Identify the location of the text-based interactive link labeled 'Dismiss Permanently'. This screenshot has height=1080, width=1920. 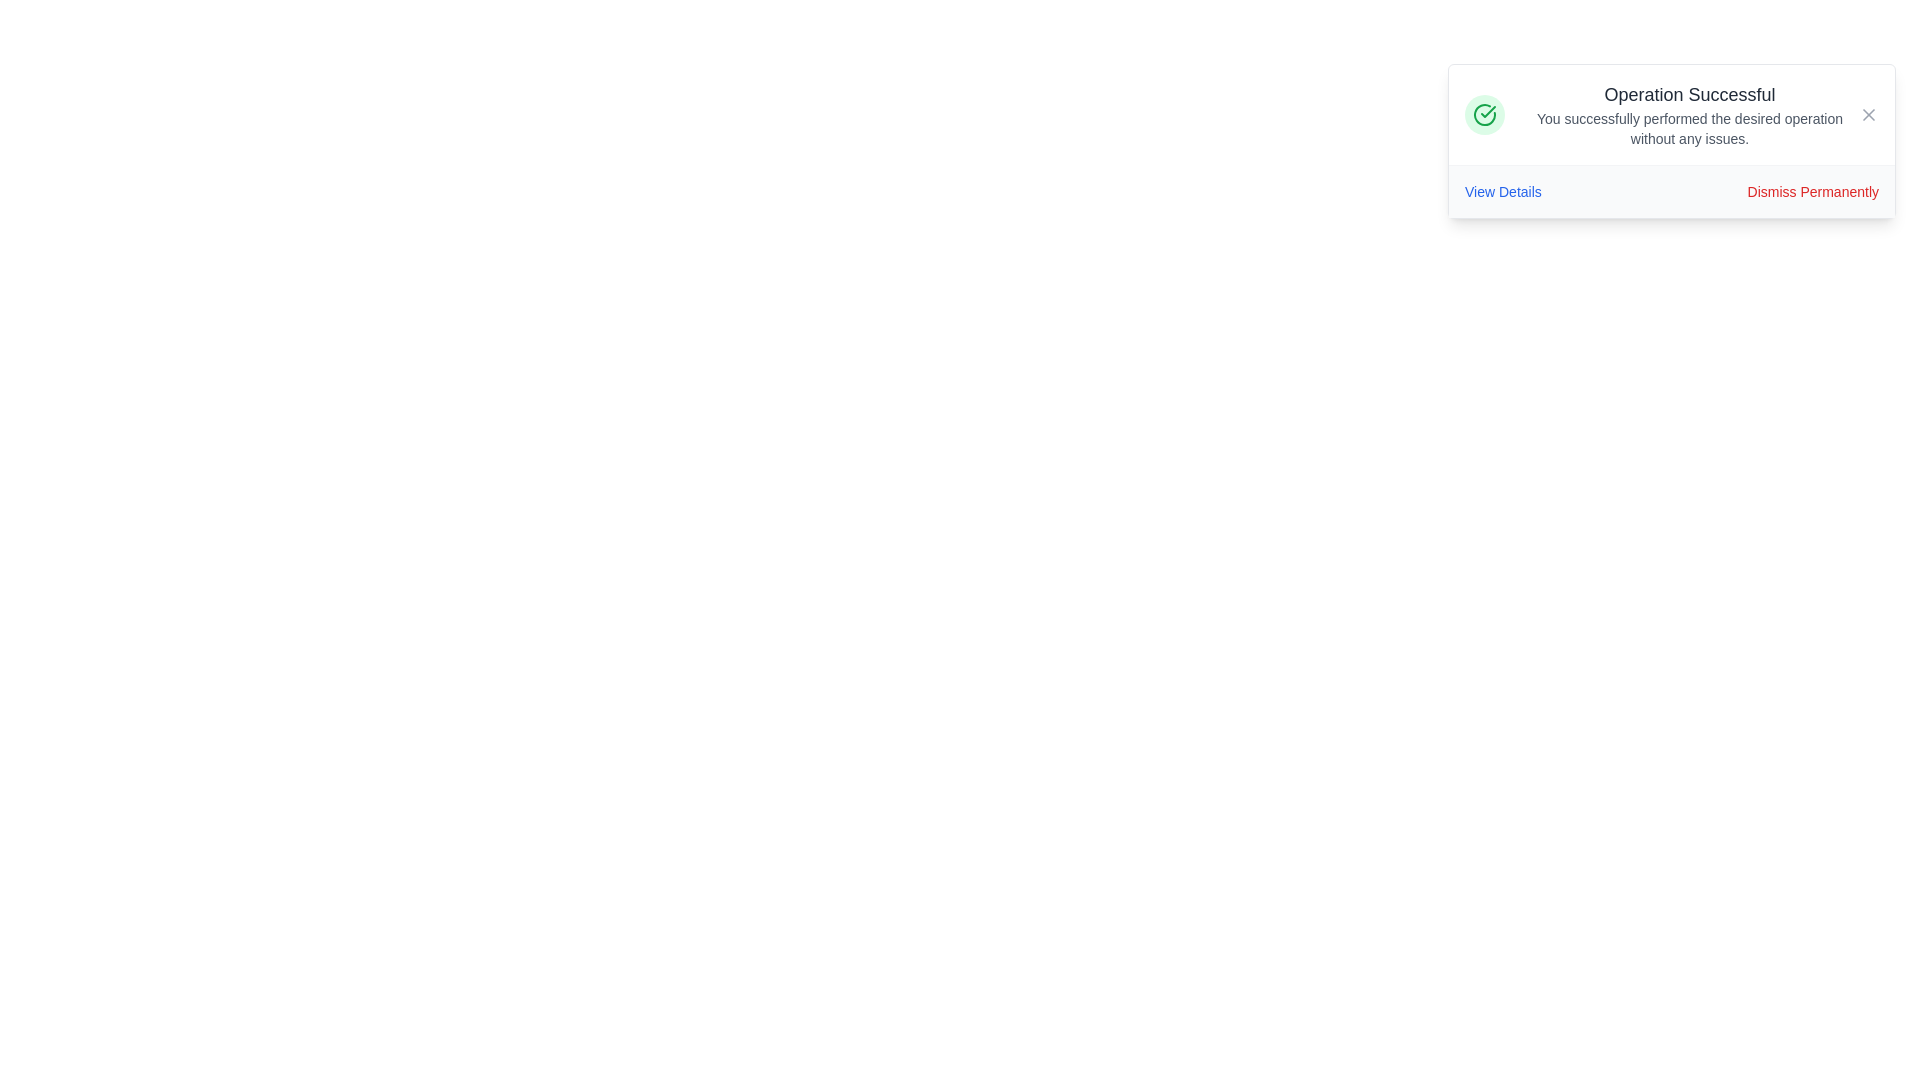
(1813, 192).